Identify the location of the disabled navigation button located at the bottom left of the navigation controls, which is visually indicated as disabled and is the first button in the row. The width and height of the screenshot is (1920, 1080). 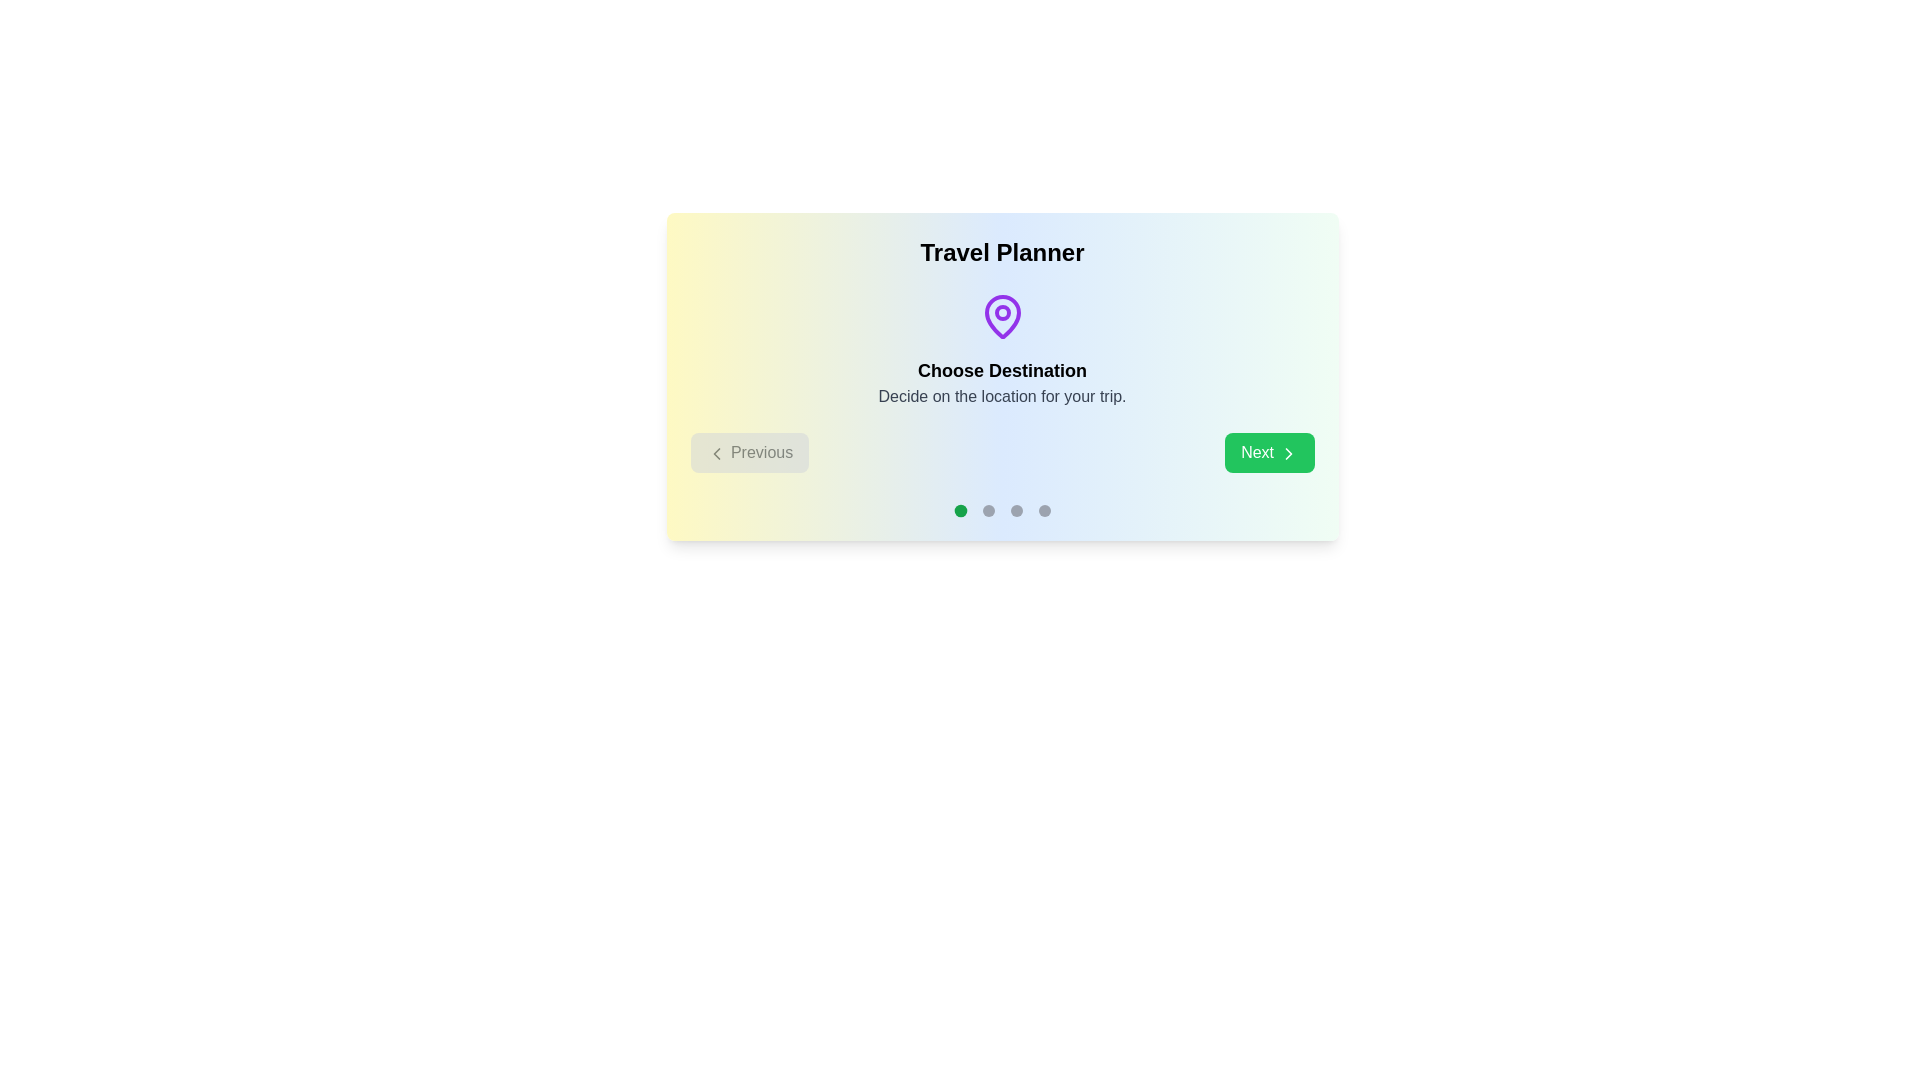
(748, 452).